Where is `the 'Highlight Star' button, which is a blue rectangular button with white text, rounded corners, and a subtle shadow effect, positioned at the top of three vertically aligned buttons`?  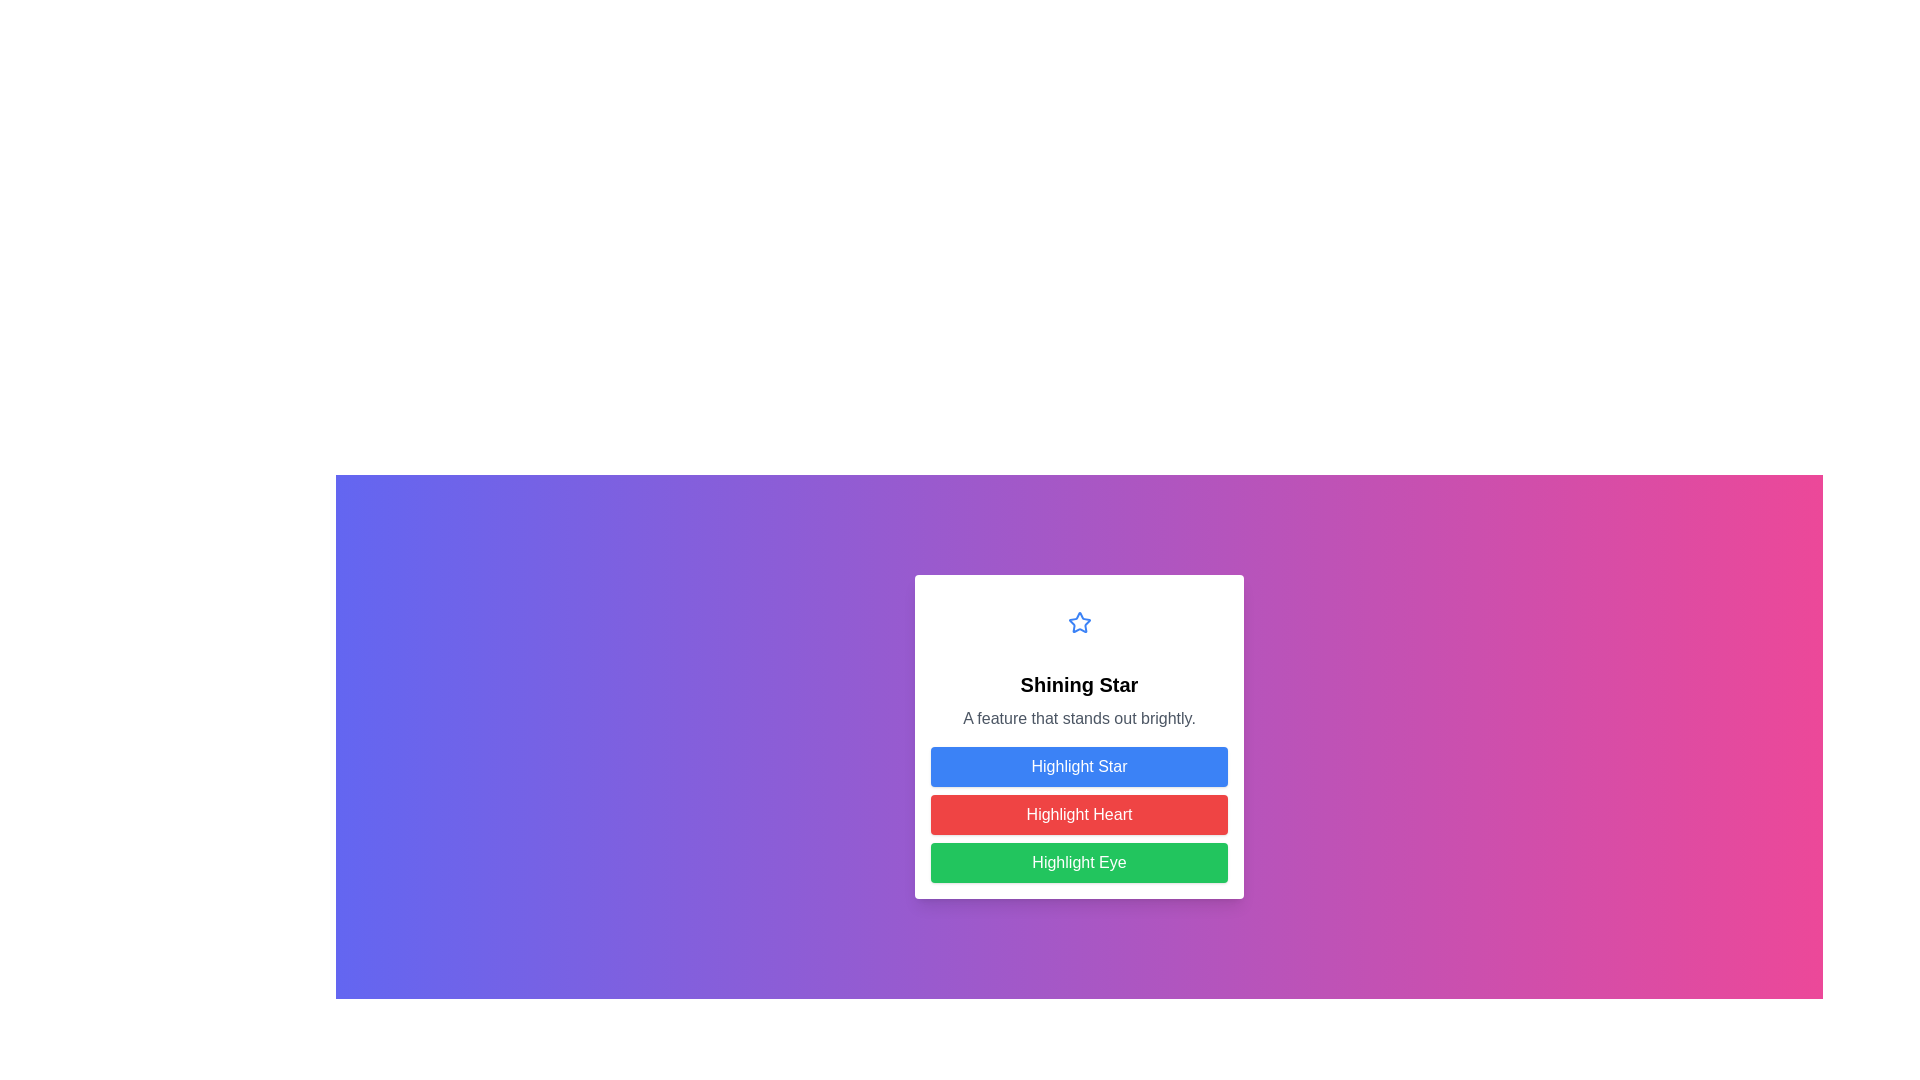 the 'Highlight Star' button, which is a blue rectangular button with white text, rounded corners, and a subtle shadow effect, positioned at the top of three vertically aligned buttons is located at coordinates (1078, 766).